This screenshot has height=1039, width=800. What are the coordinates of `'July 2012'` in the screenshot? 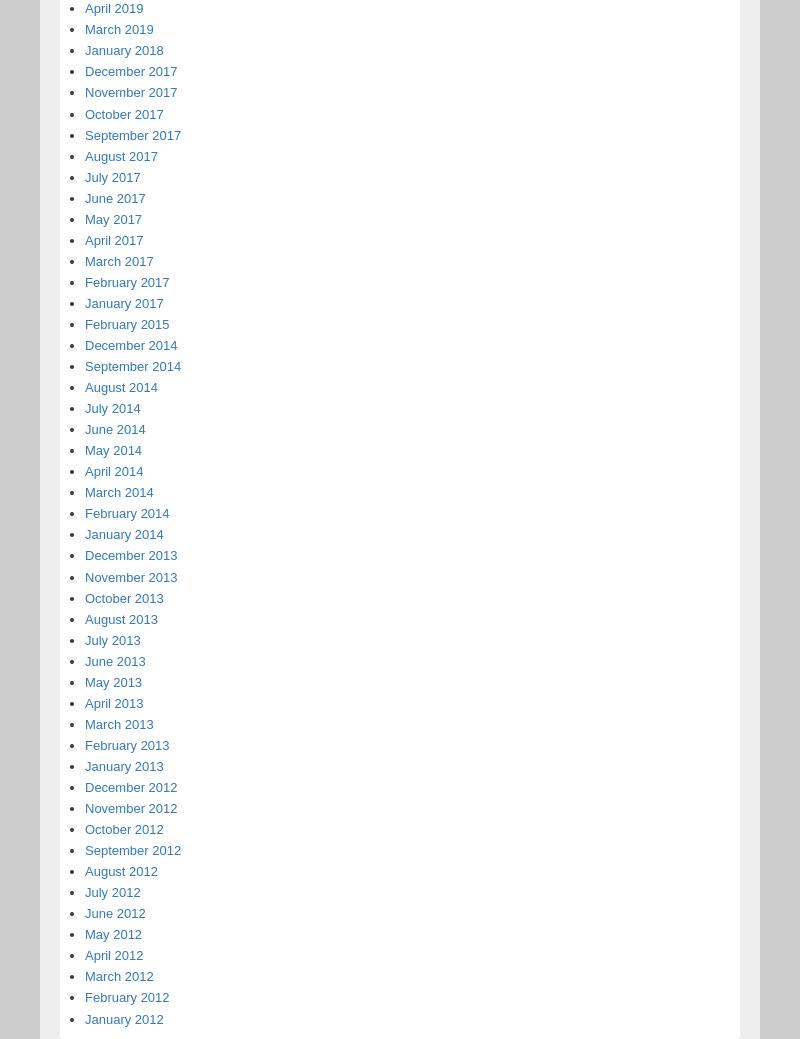 It's located at (111, 892).